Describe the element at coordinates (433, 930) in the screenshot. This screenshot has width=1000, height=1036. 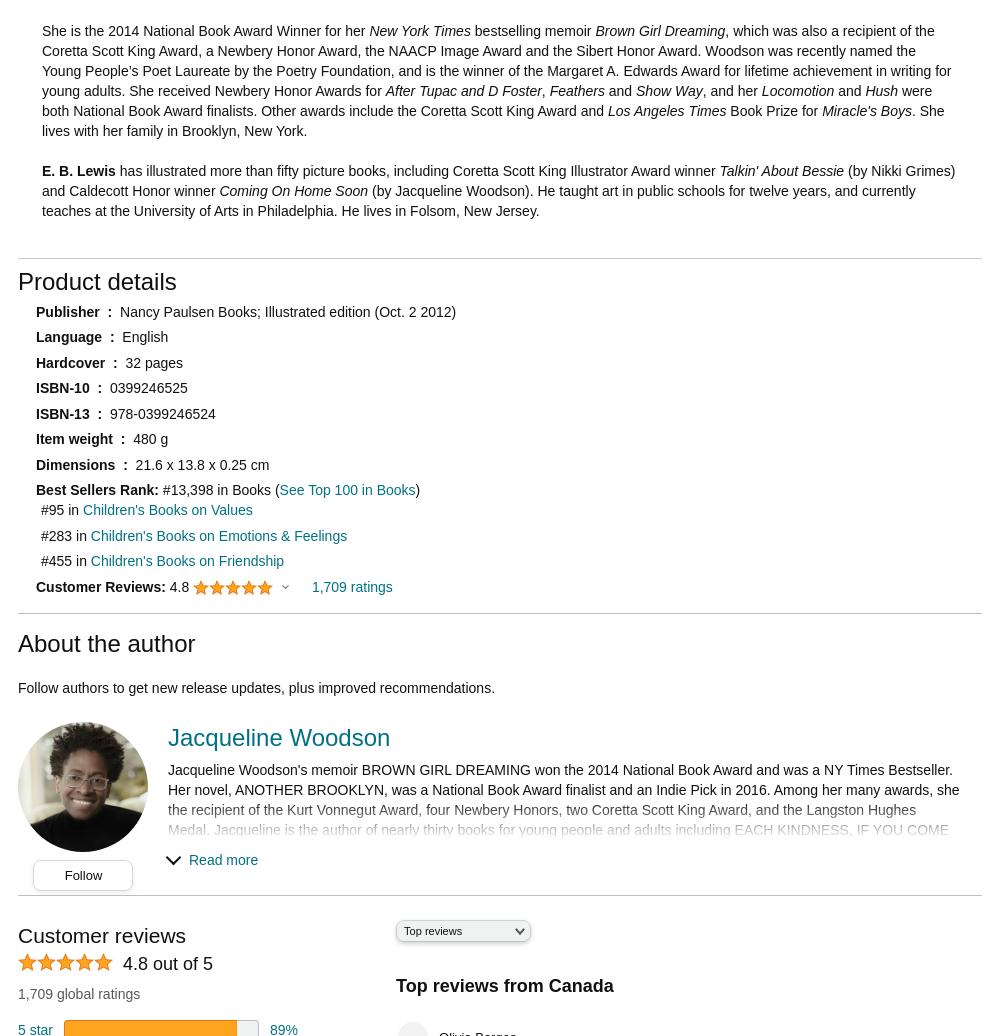
I see `'Top reviews'` at that location.